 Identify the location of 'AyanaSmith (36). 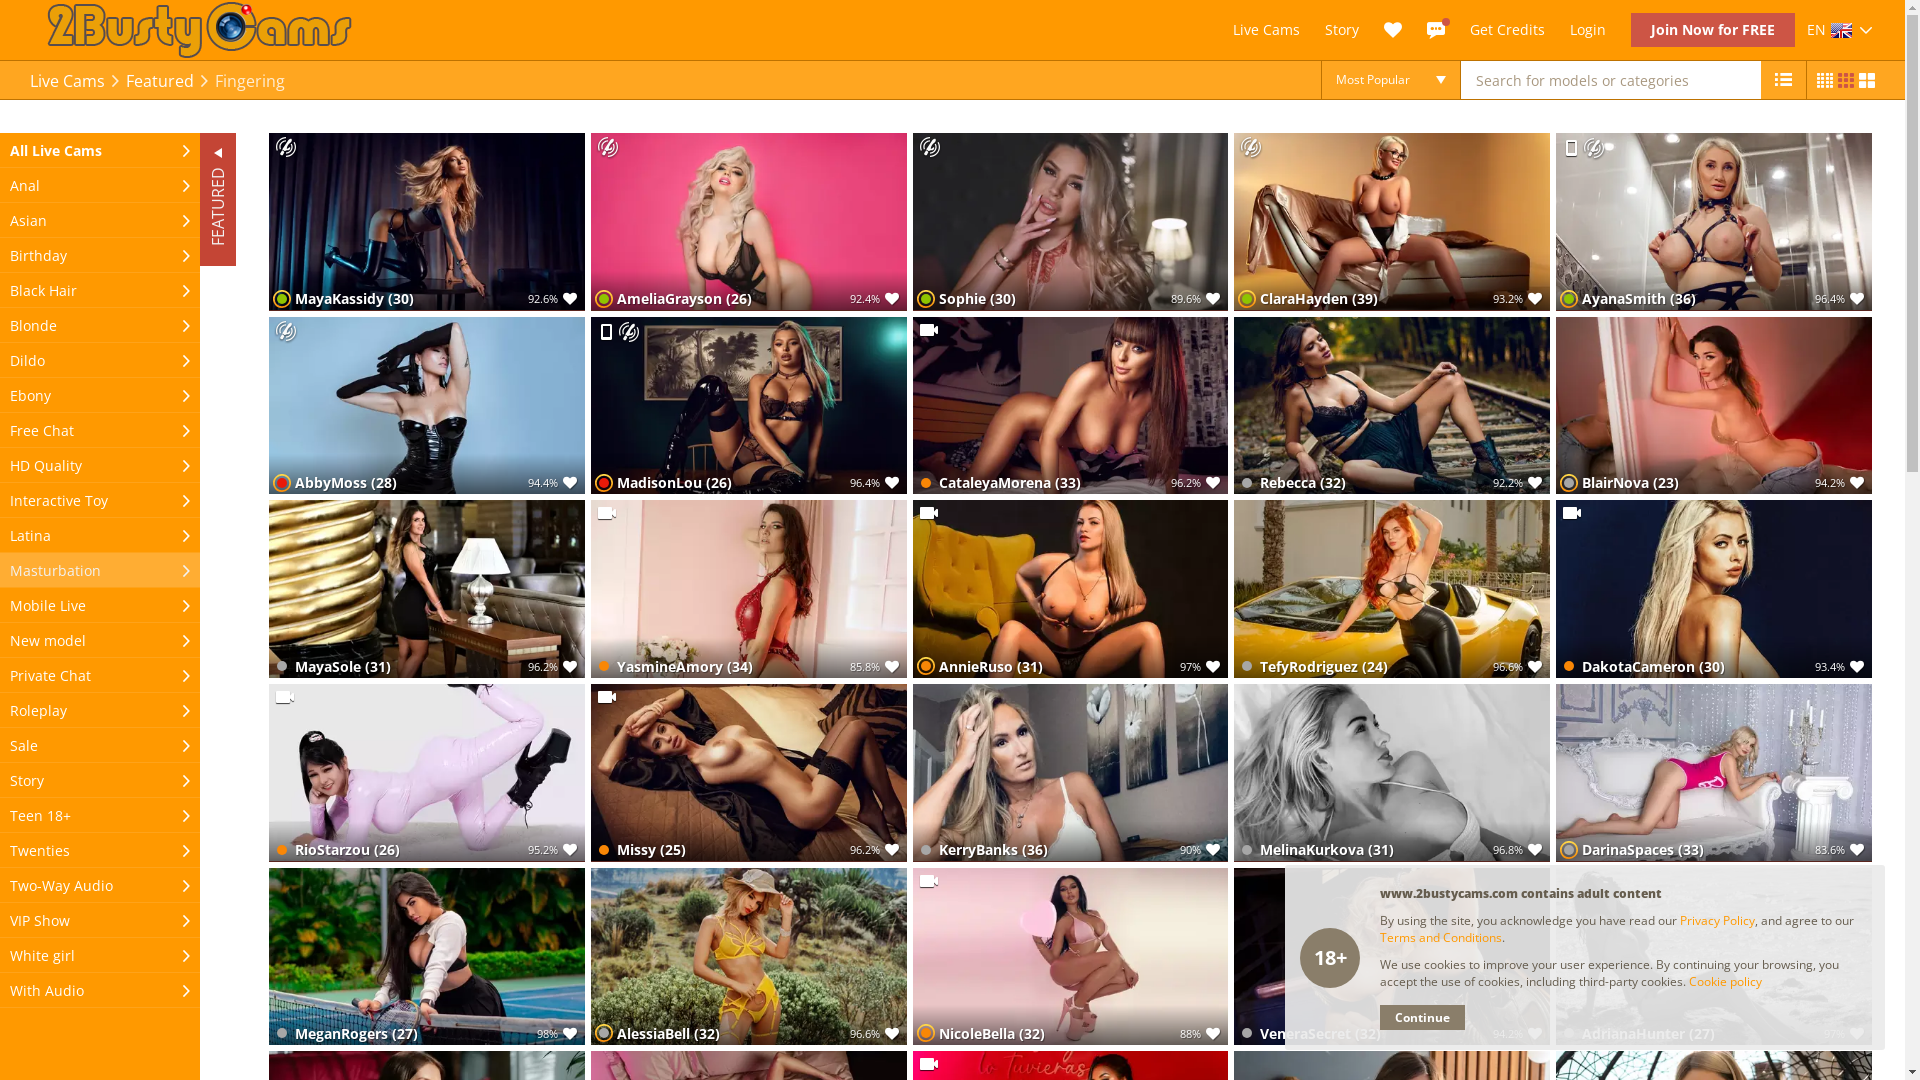
(1712, 222).